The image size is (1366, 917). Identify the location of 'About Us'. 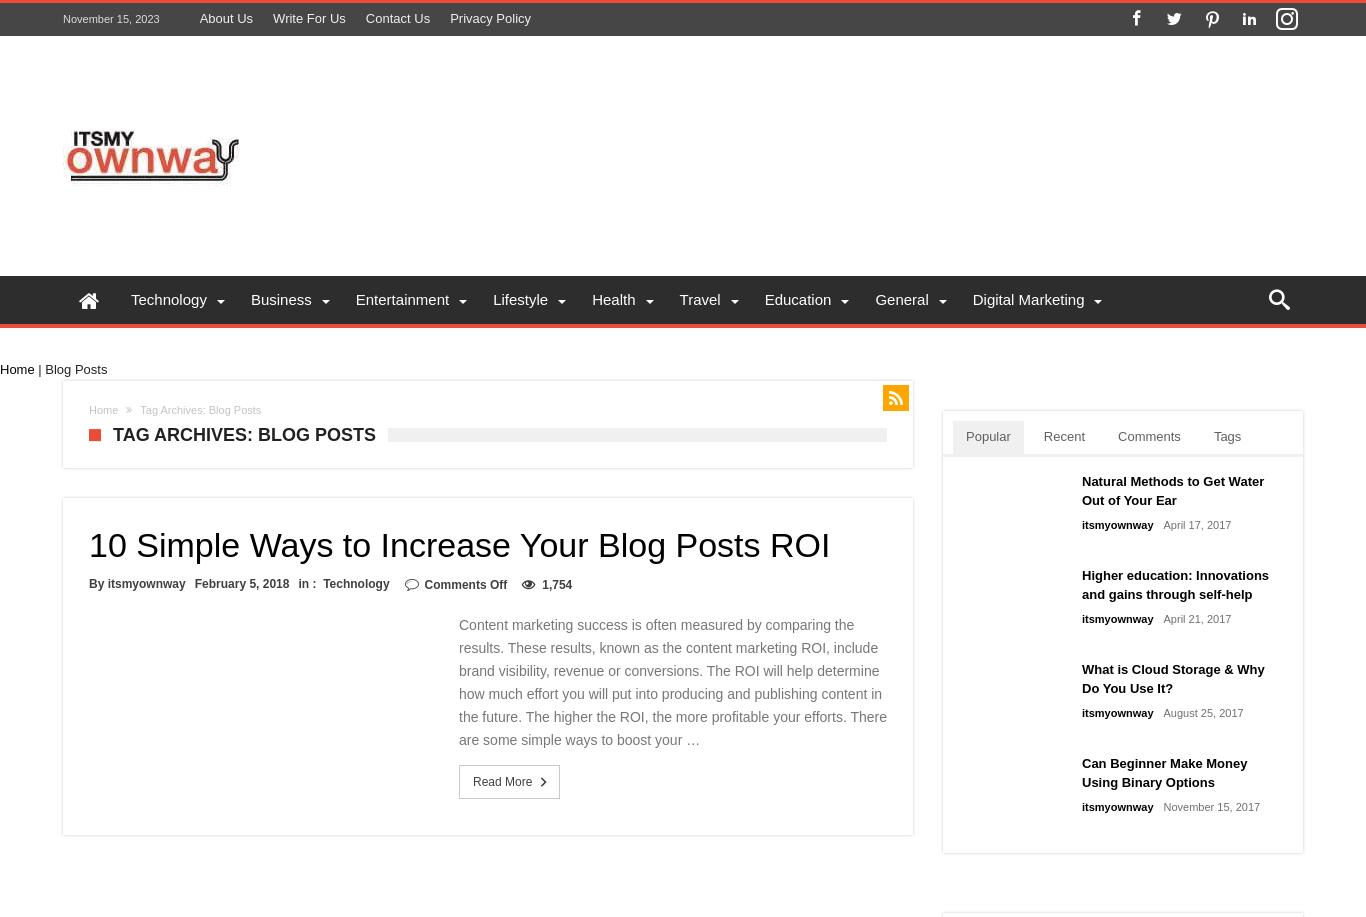
(198, 18).